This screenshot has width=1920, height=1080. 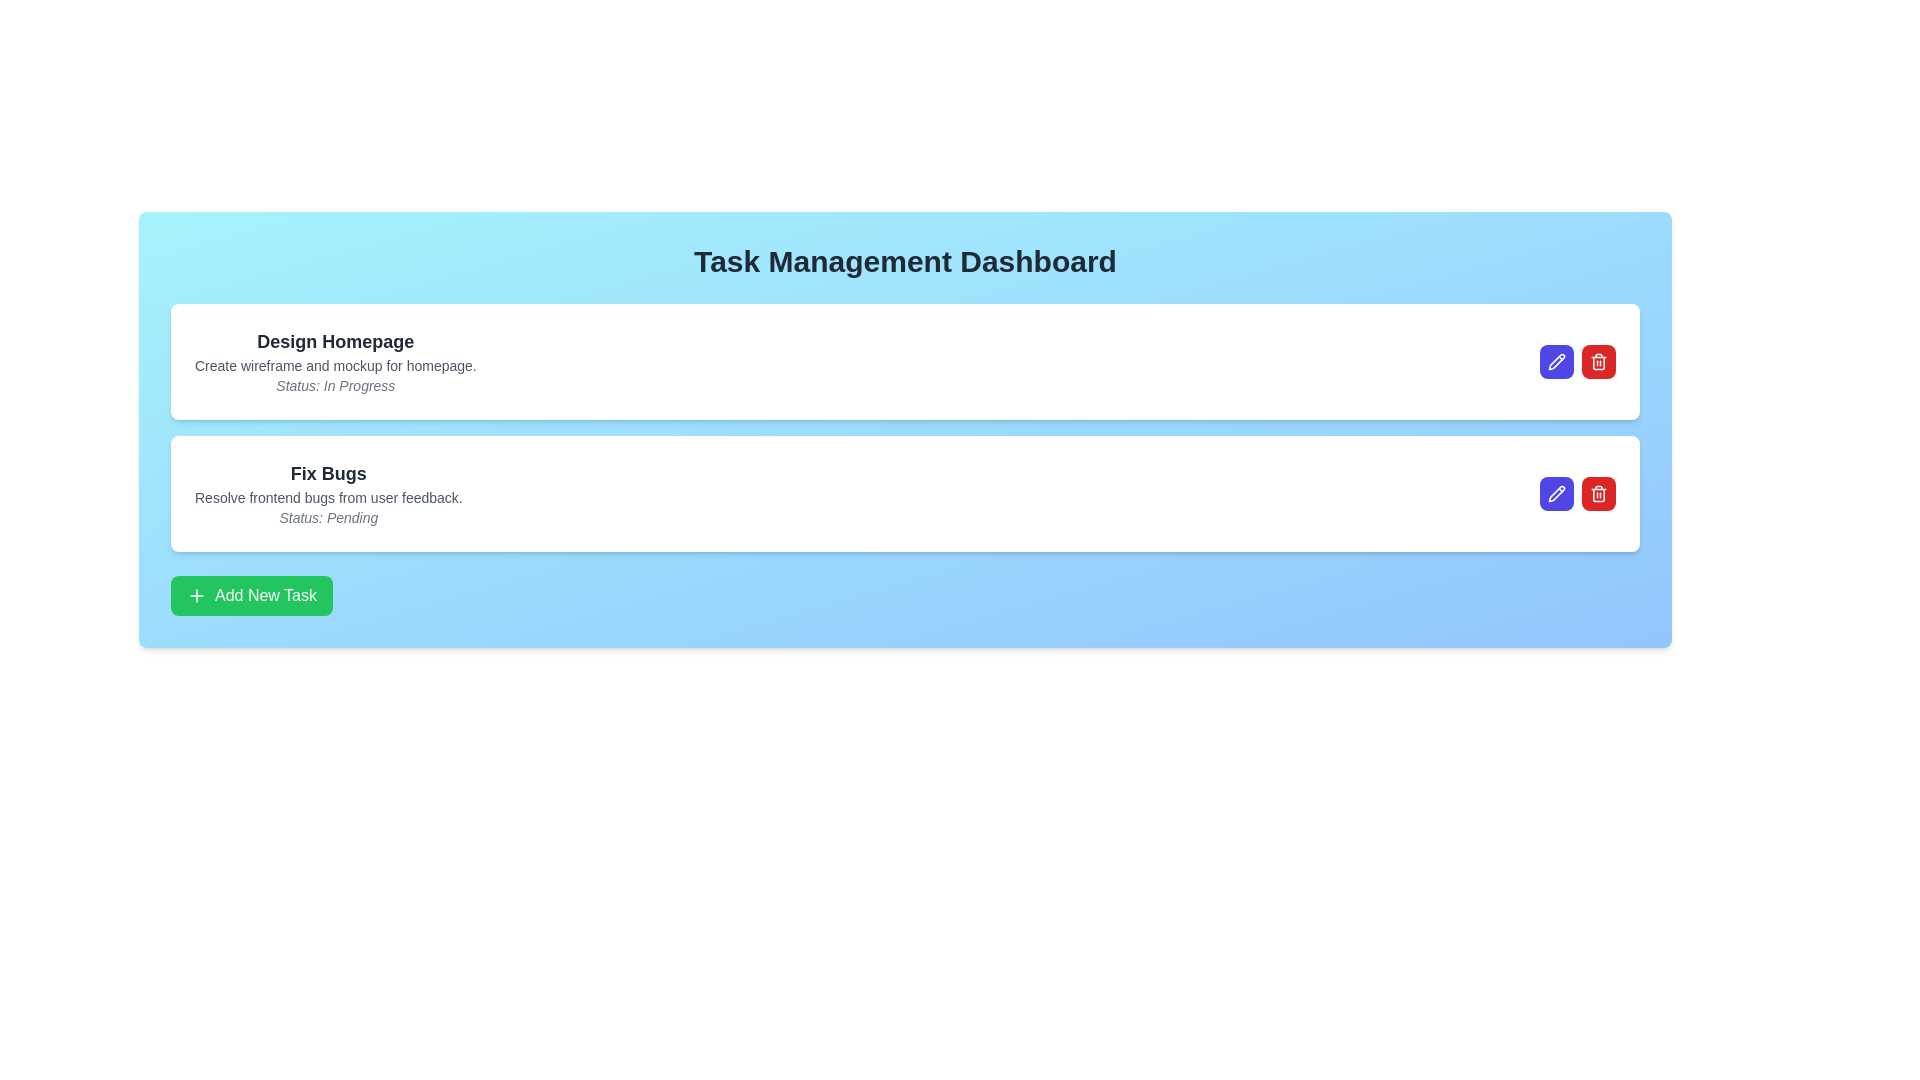 What do you see at coordinates (328, 493) in the screenshot?
I see `descriptive text information from the Text Block located in the second task card titled 'Fix Bugs'` at bounding box center [328, 493].